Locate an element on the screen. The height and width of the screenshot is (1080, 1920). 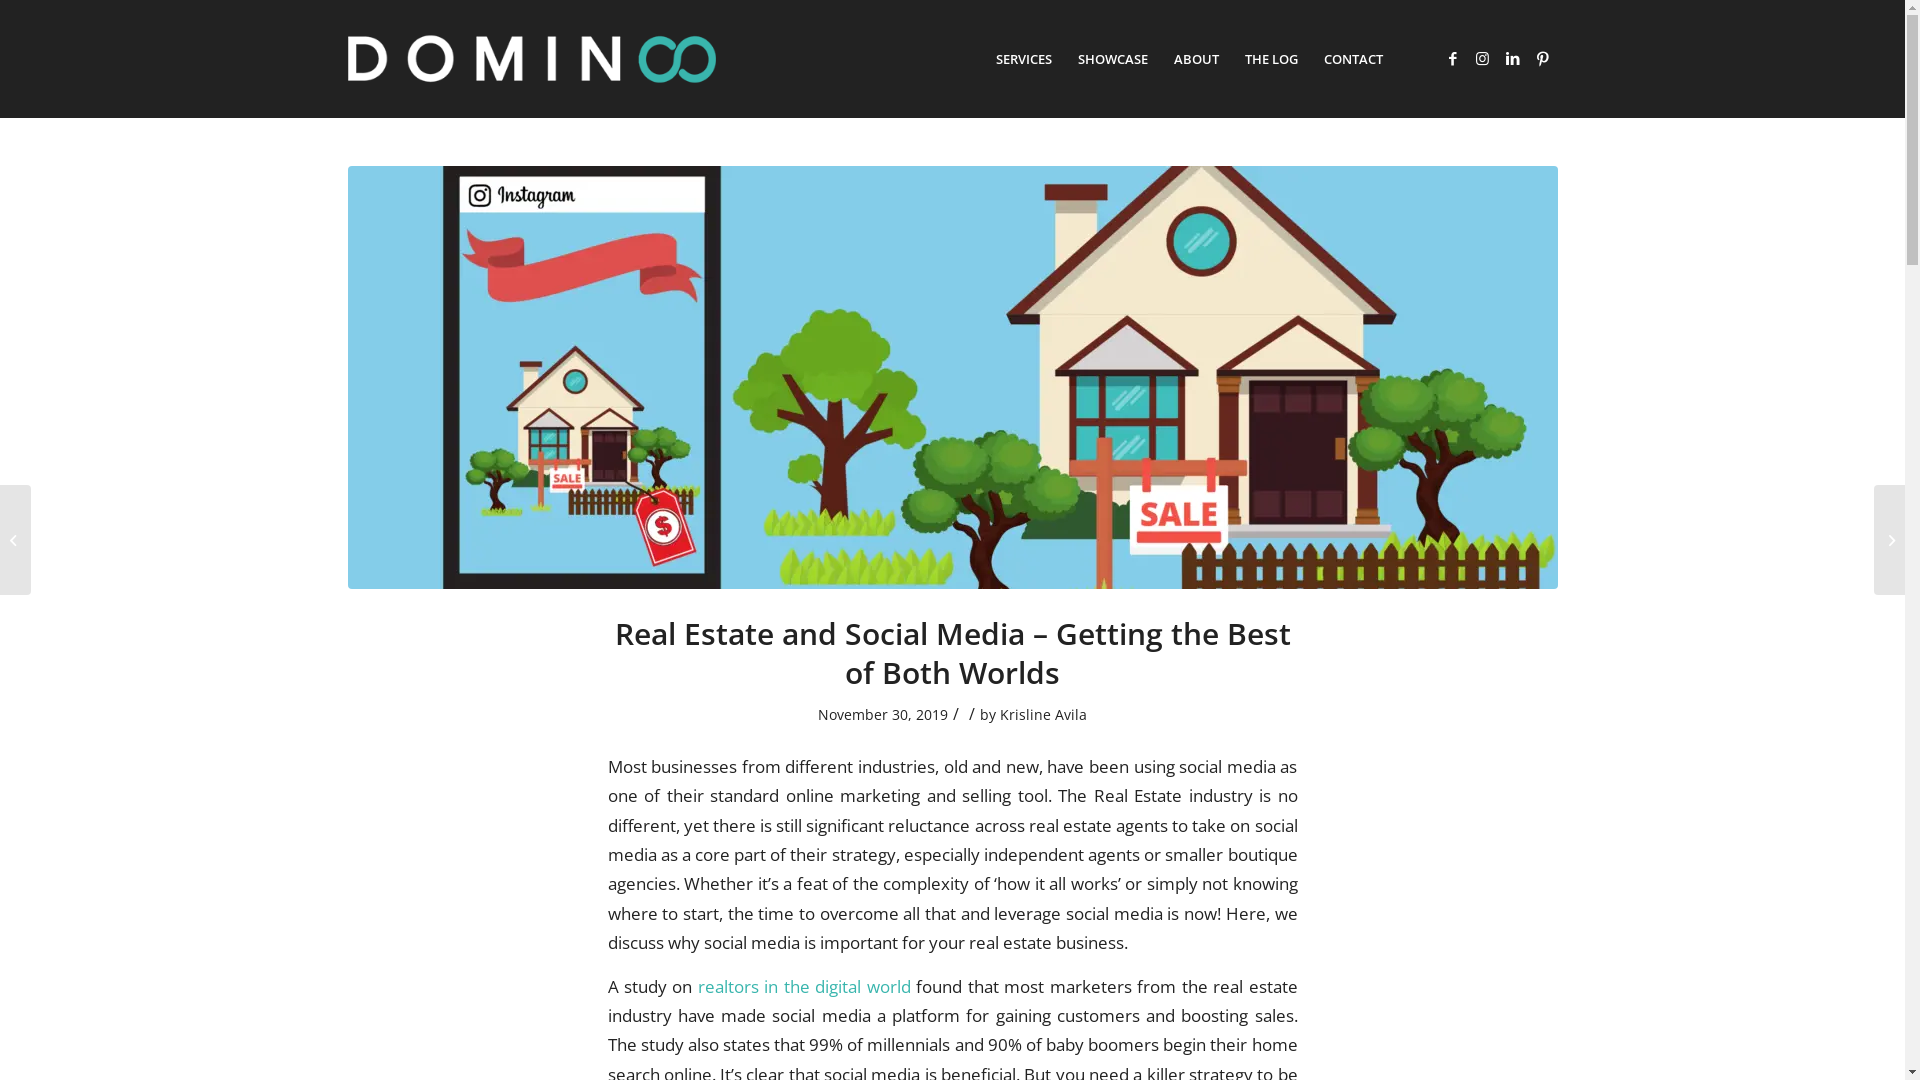
'realtors in the digital world' is located at coordinates (804, 985).